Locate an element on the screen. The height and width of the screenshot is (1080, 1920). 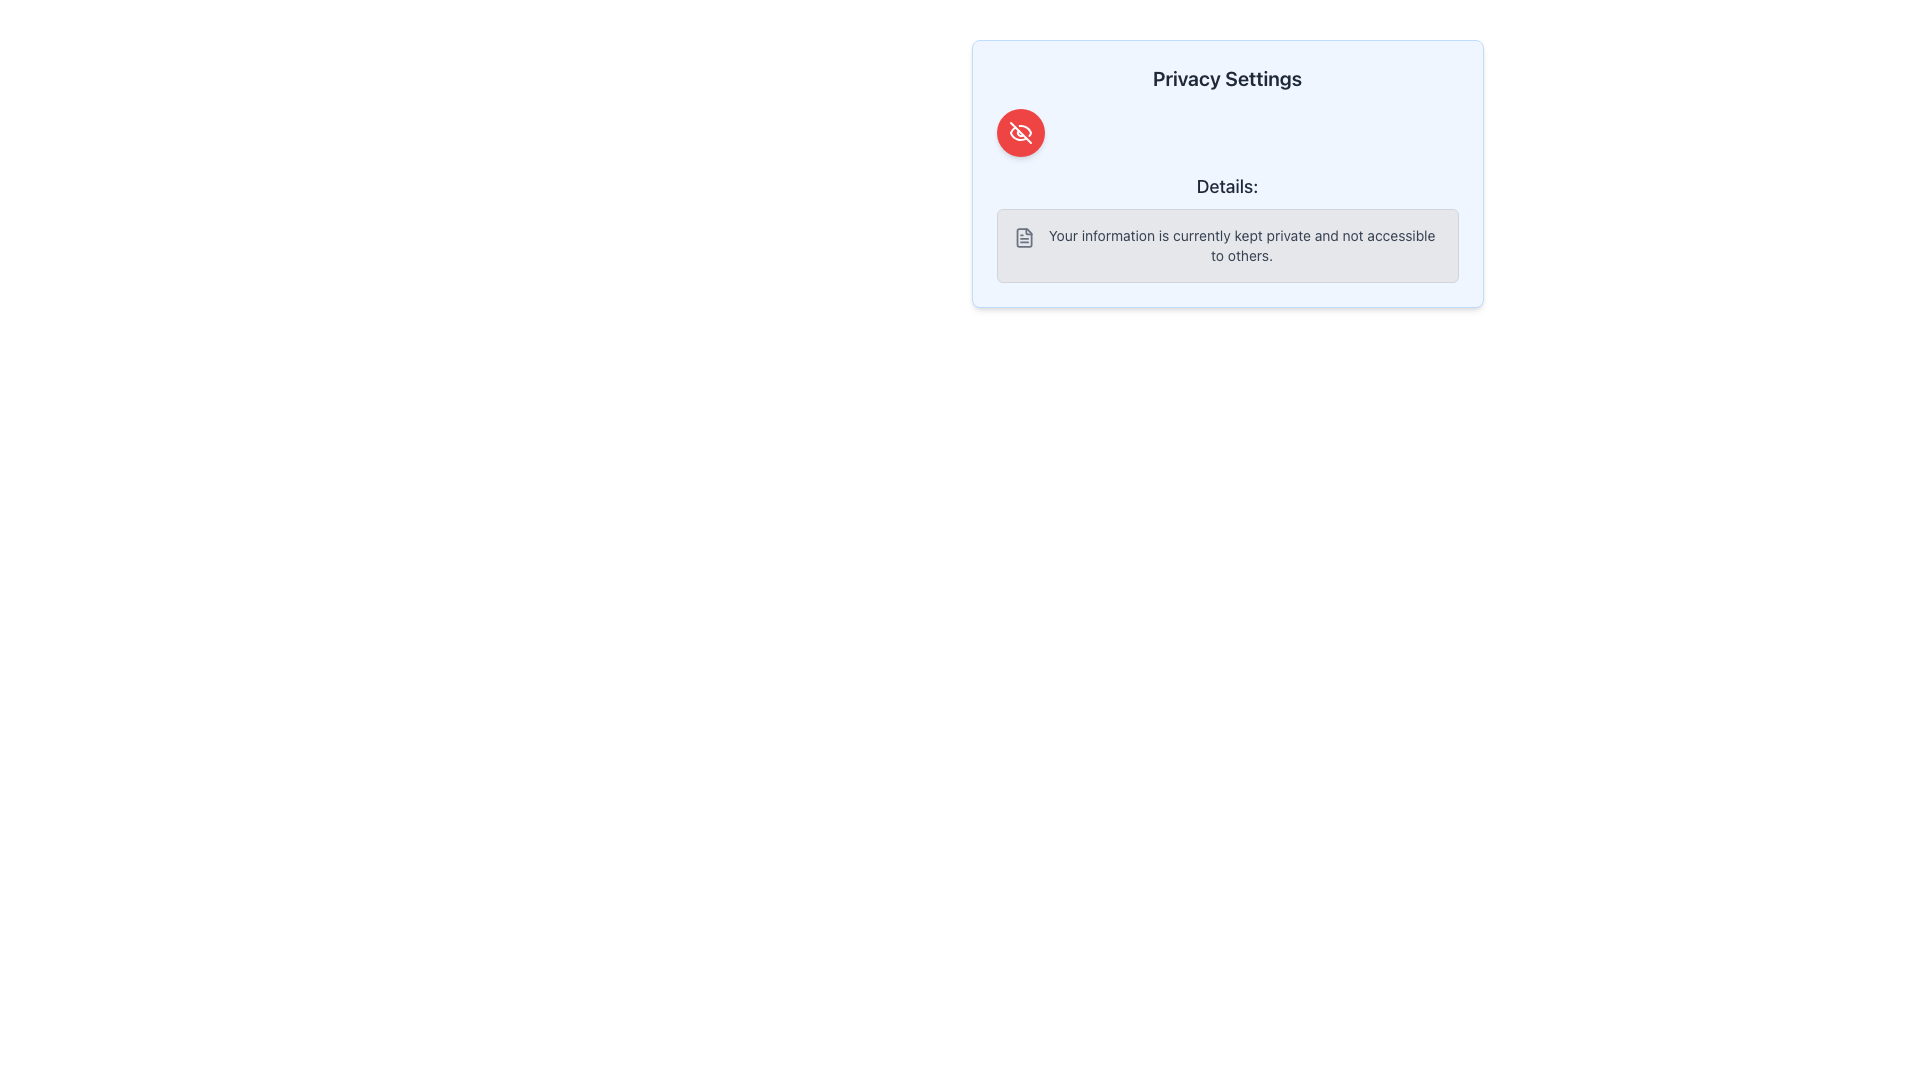
the privacy toggle icon located in the upper-left corner of the blue card interface labeled 'Privacy Settings' is located at coordinates (1020, 132).